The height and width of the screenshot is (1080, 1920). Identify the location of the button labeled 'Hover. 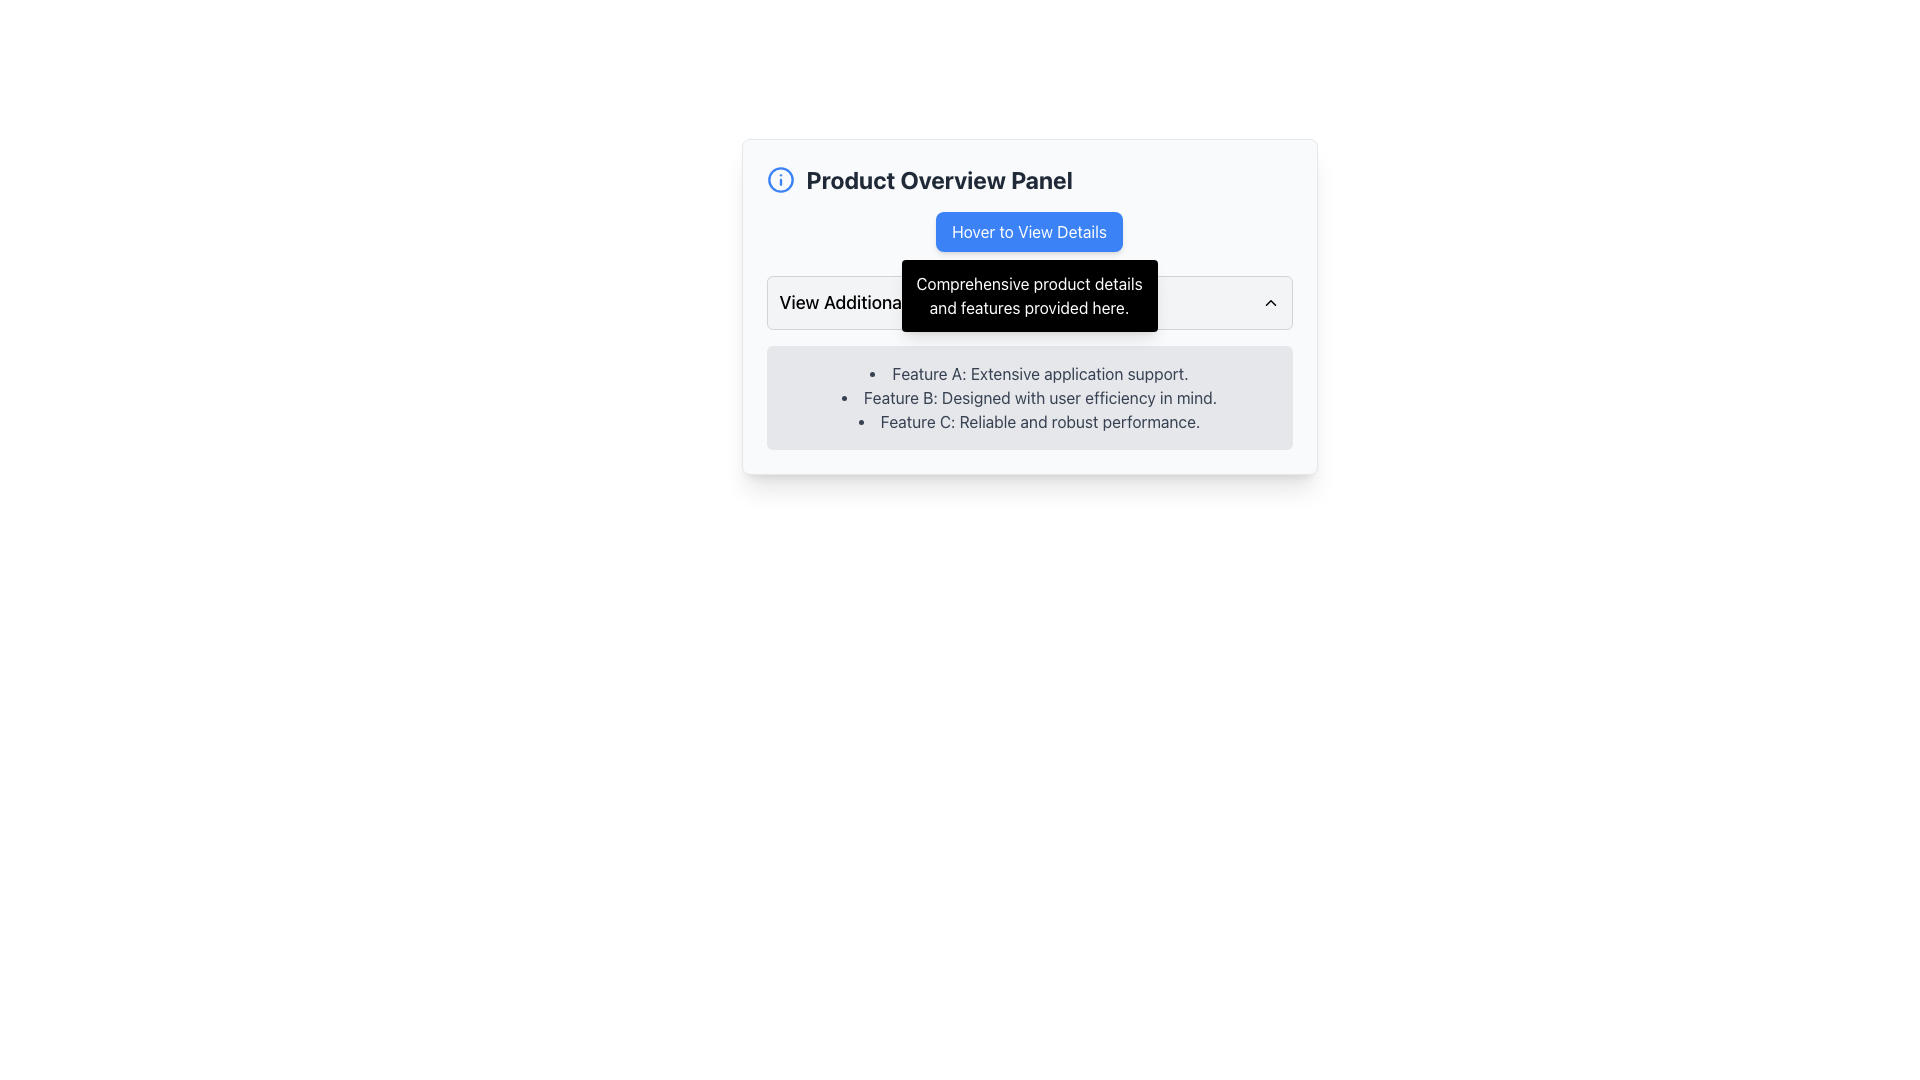
(1029, 230).